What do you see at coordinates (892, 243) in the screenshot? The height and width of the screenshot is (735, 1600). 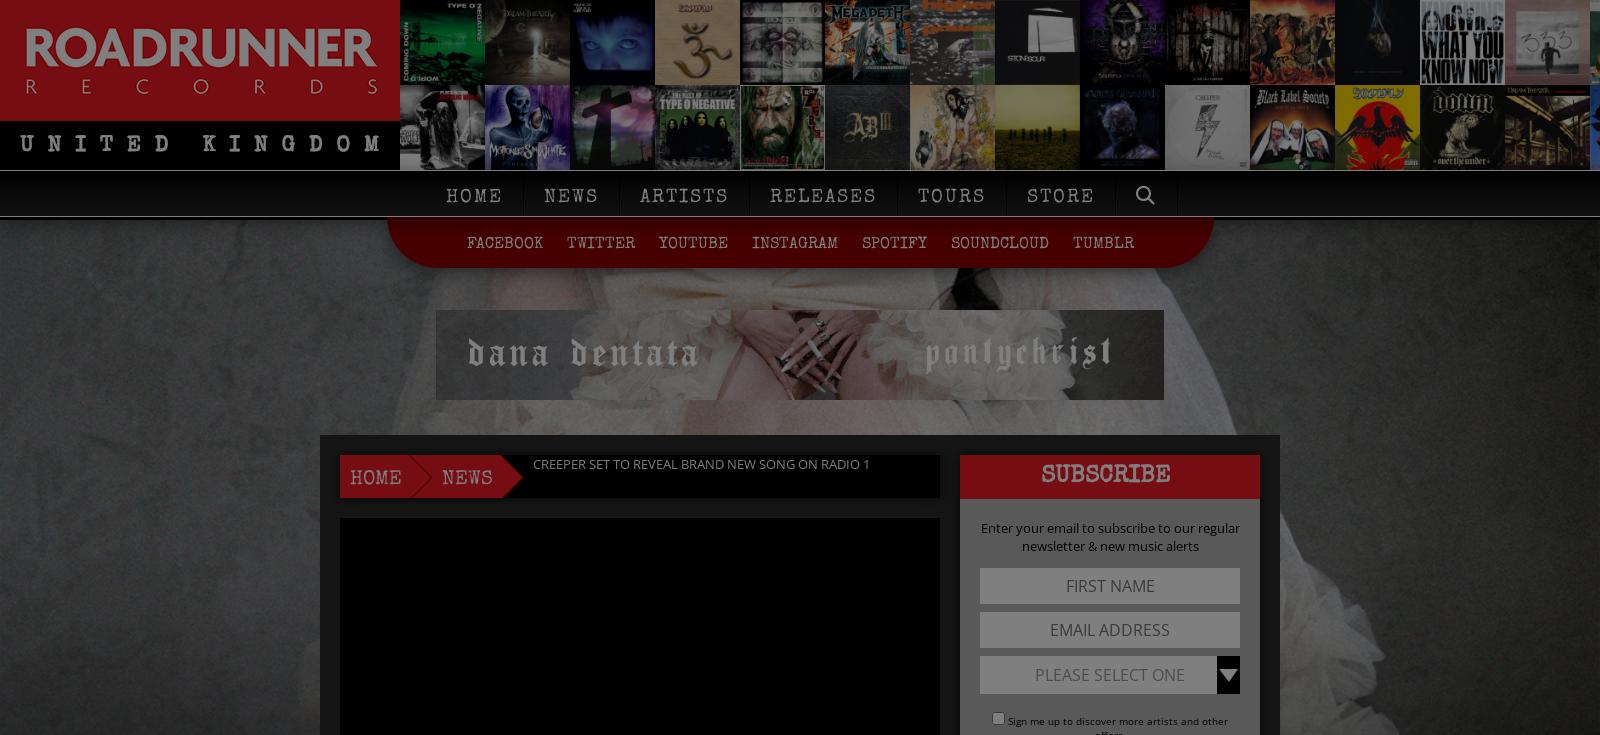 I see `'Spotify'` at bounding box center [892, 243].